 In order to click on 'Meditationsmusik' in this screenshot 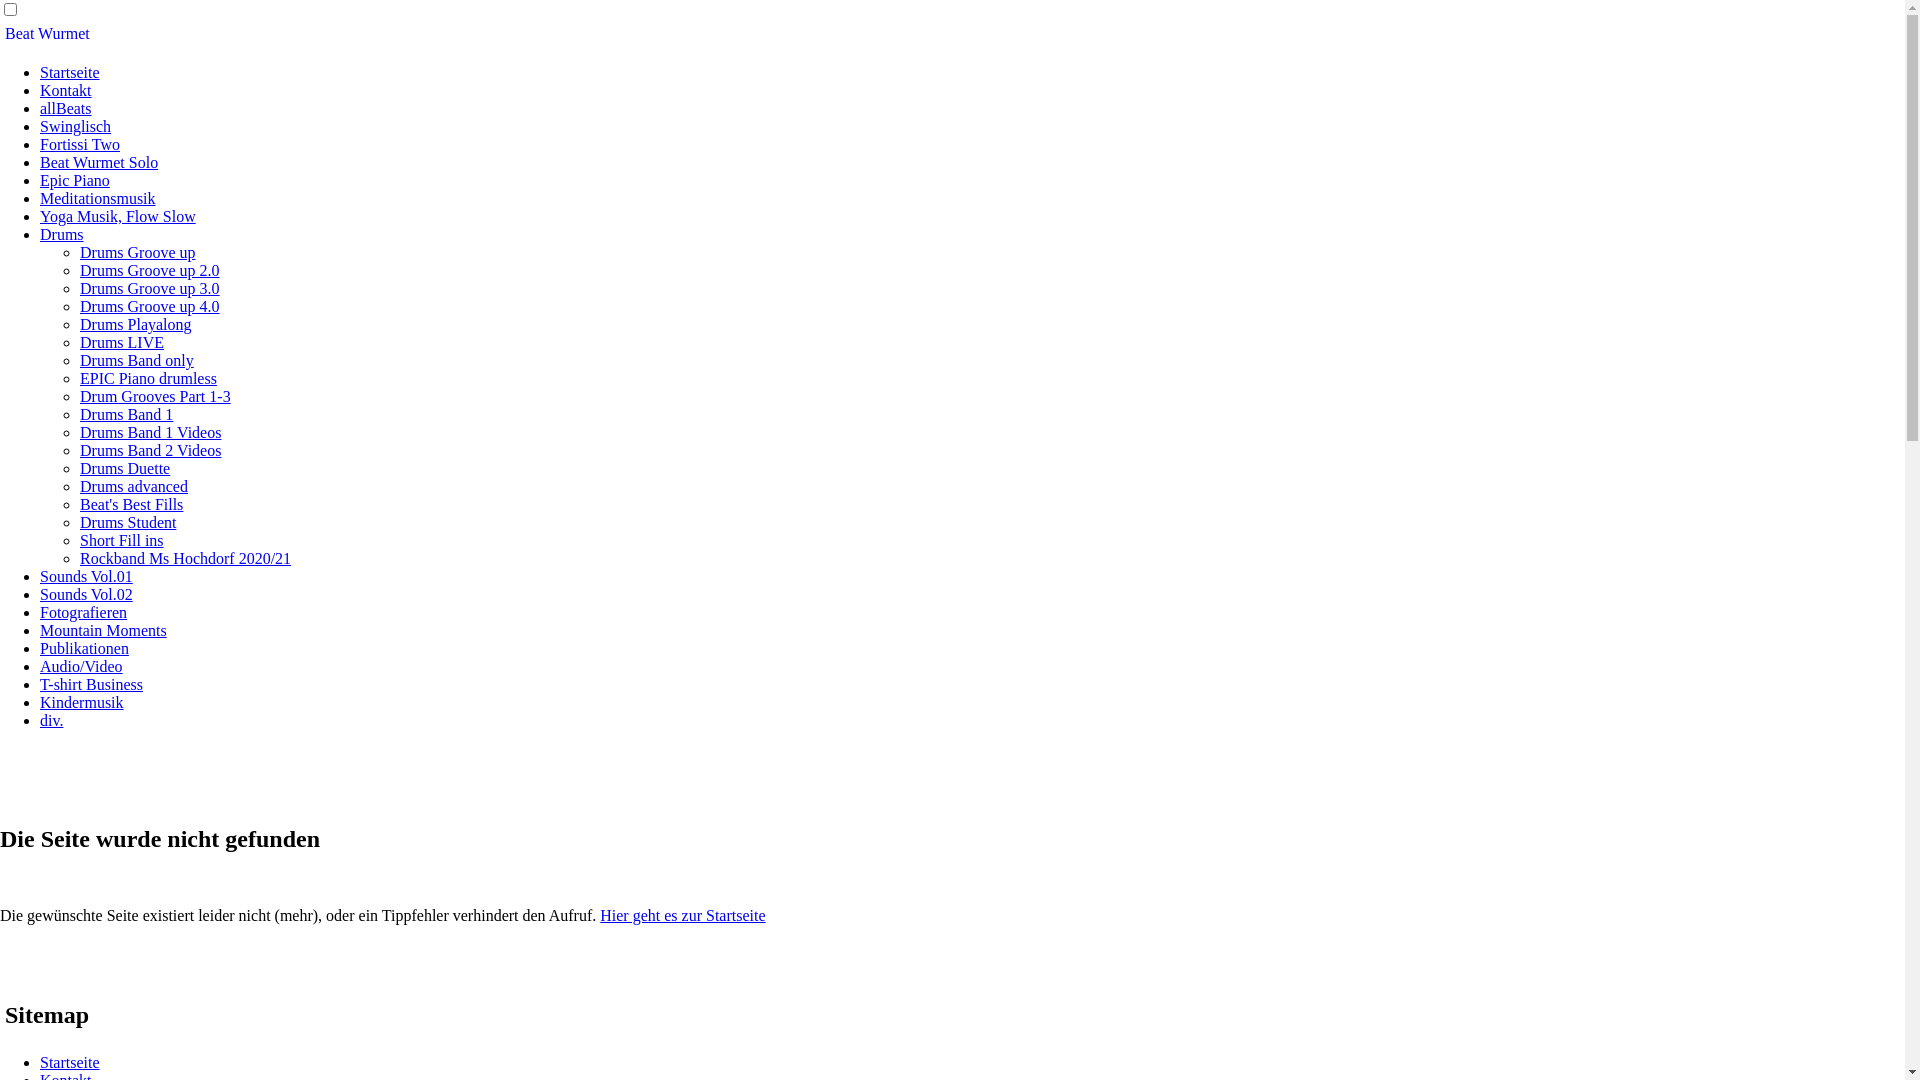, I will do `click(96, 198)`.